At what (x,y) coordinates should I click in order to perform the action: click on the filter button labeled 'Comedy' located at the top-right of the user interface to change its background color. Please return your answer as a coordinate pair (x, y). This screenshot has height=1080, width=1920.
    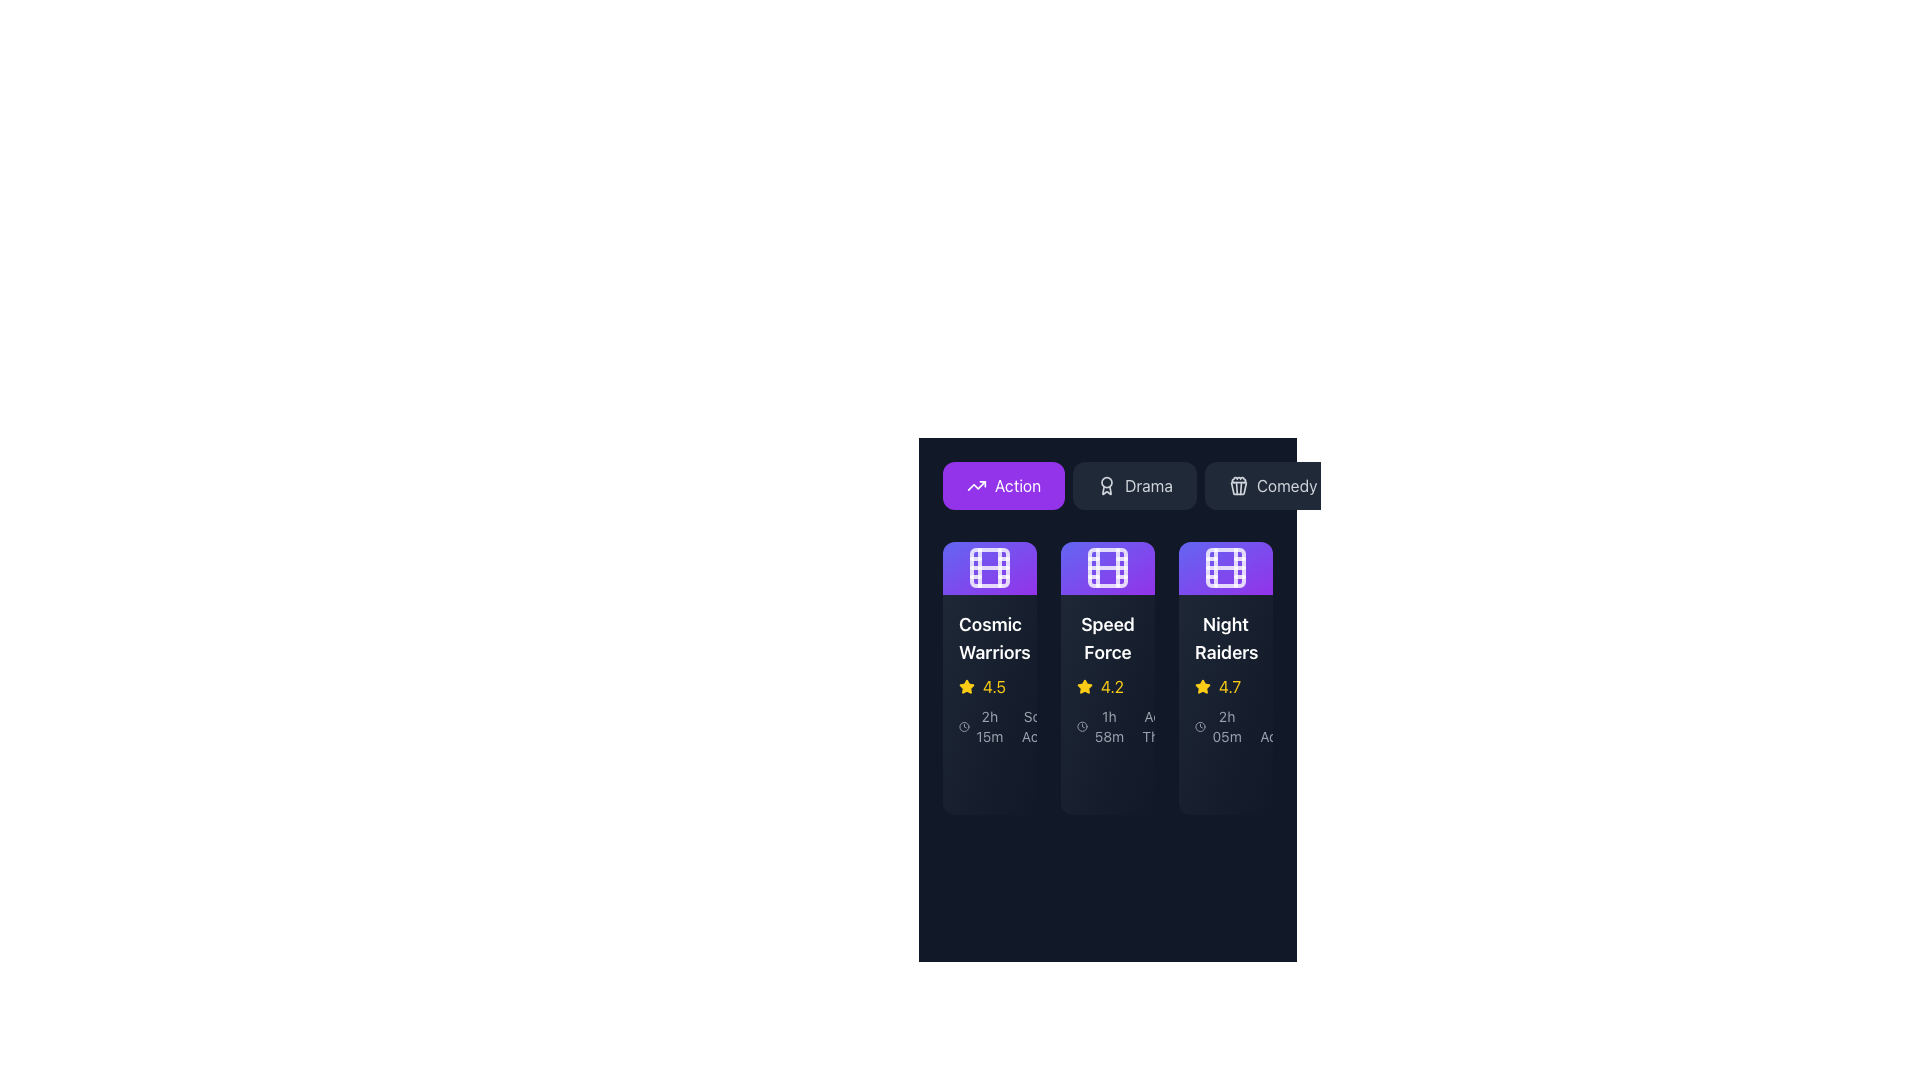
    Looking at the image, I should click on (1272, 486).